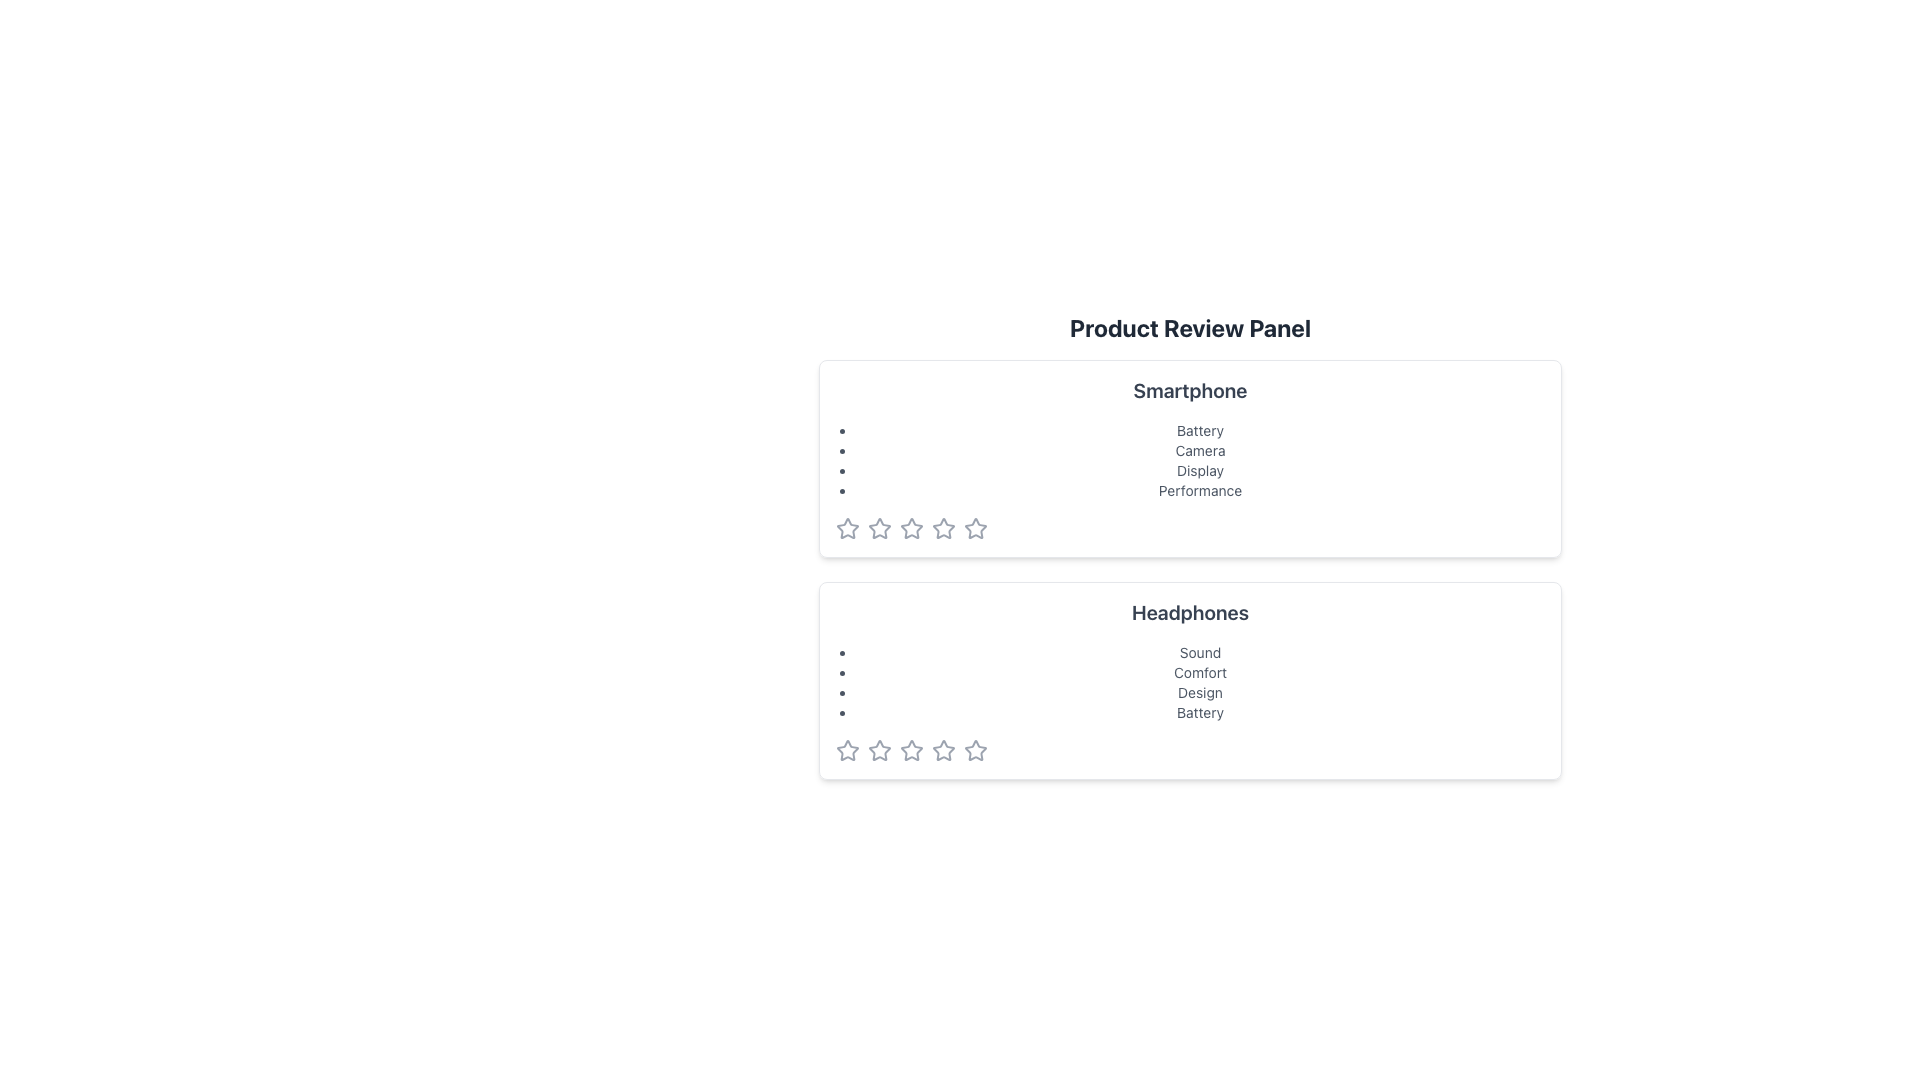 This screenshot has height=1080, width=1920. I want to click on the second star icon in gray tones located under the 'Headphones' section for additional options, so click(879, 751).